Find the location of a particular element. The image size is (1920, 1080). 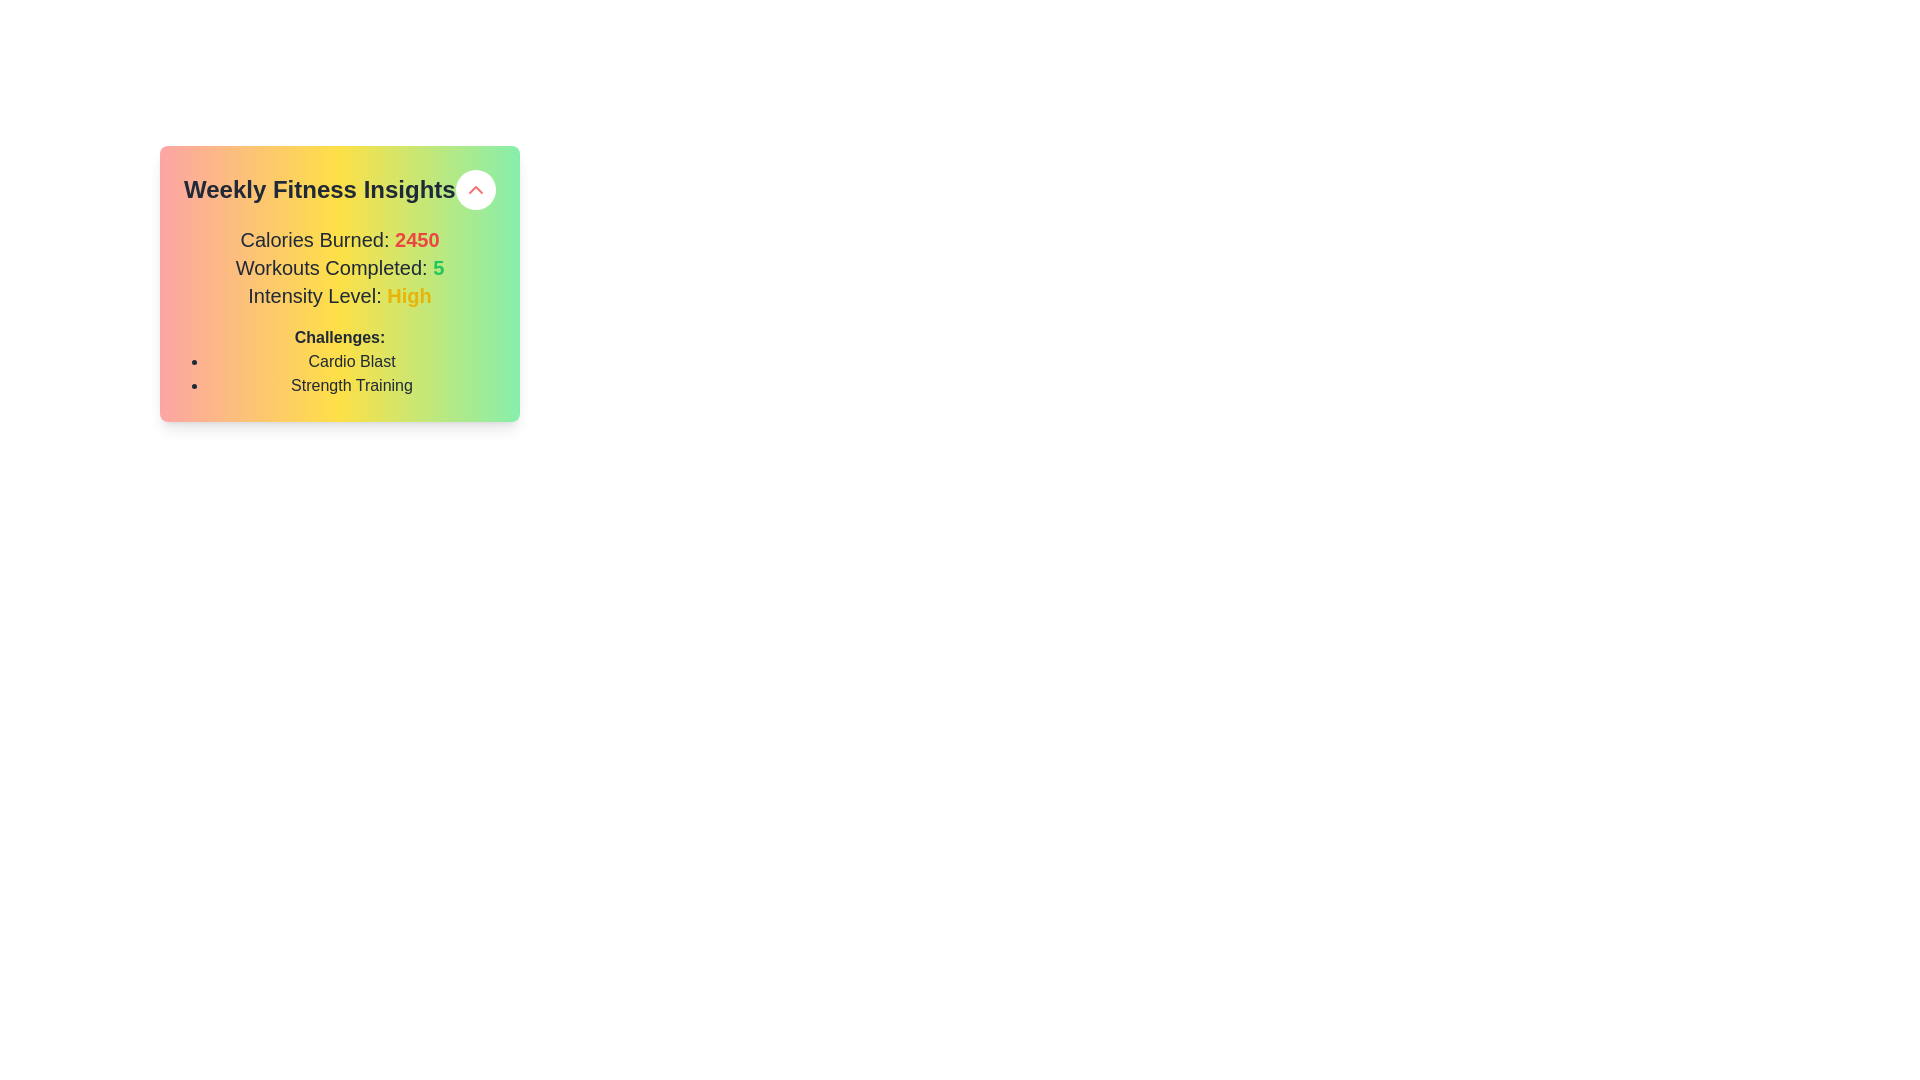

the 'Strength Training' label, which is the second item in the bulleted list under the 'Challenges' header, located centrally within the panel is located at coordinates (351, 385).